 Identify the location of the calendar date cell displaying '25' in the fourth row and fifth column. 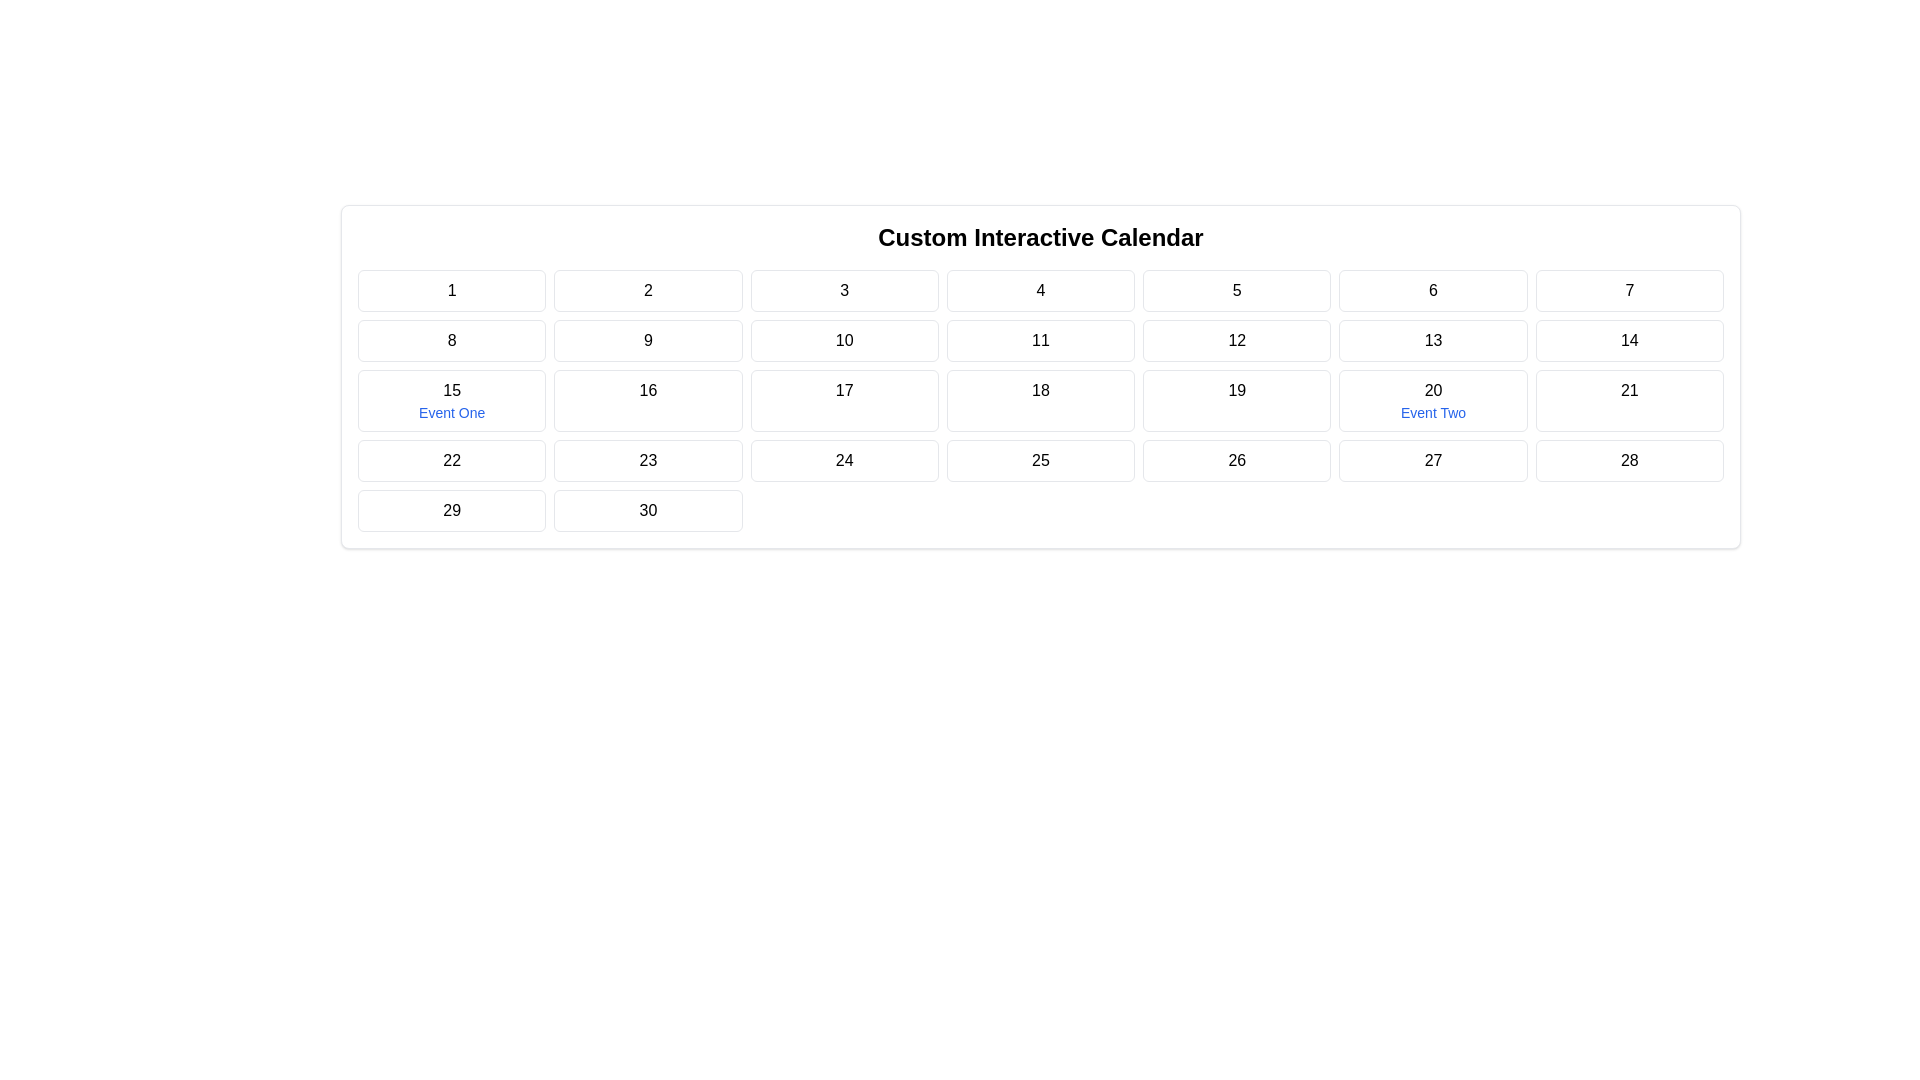
(1040, 461).